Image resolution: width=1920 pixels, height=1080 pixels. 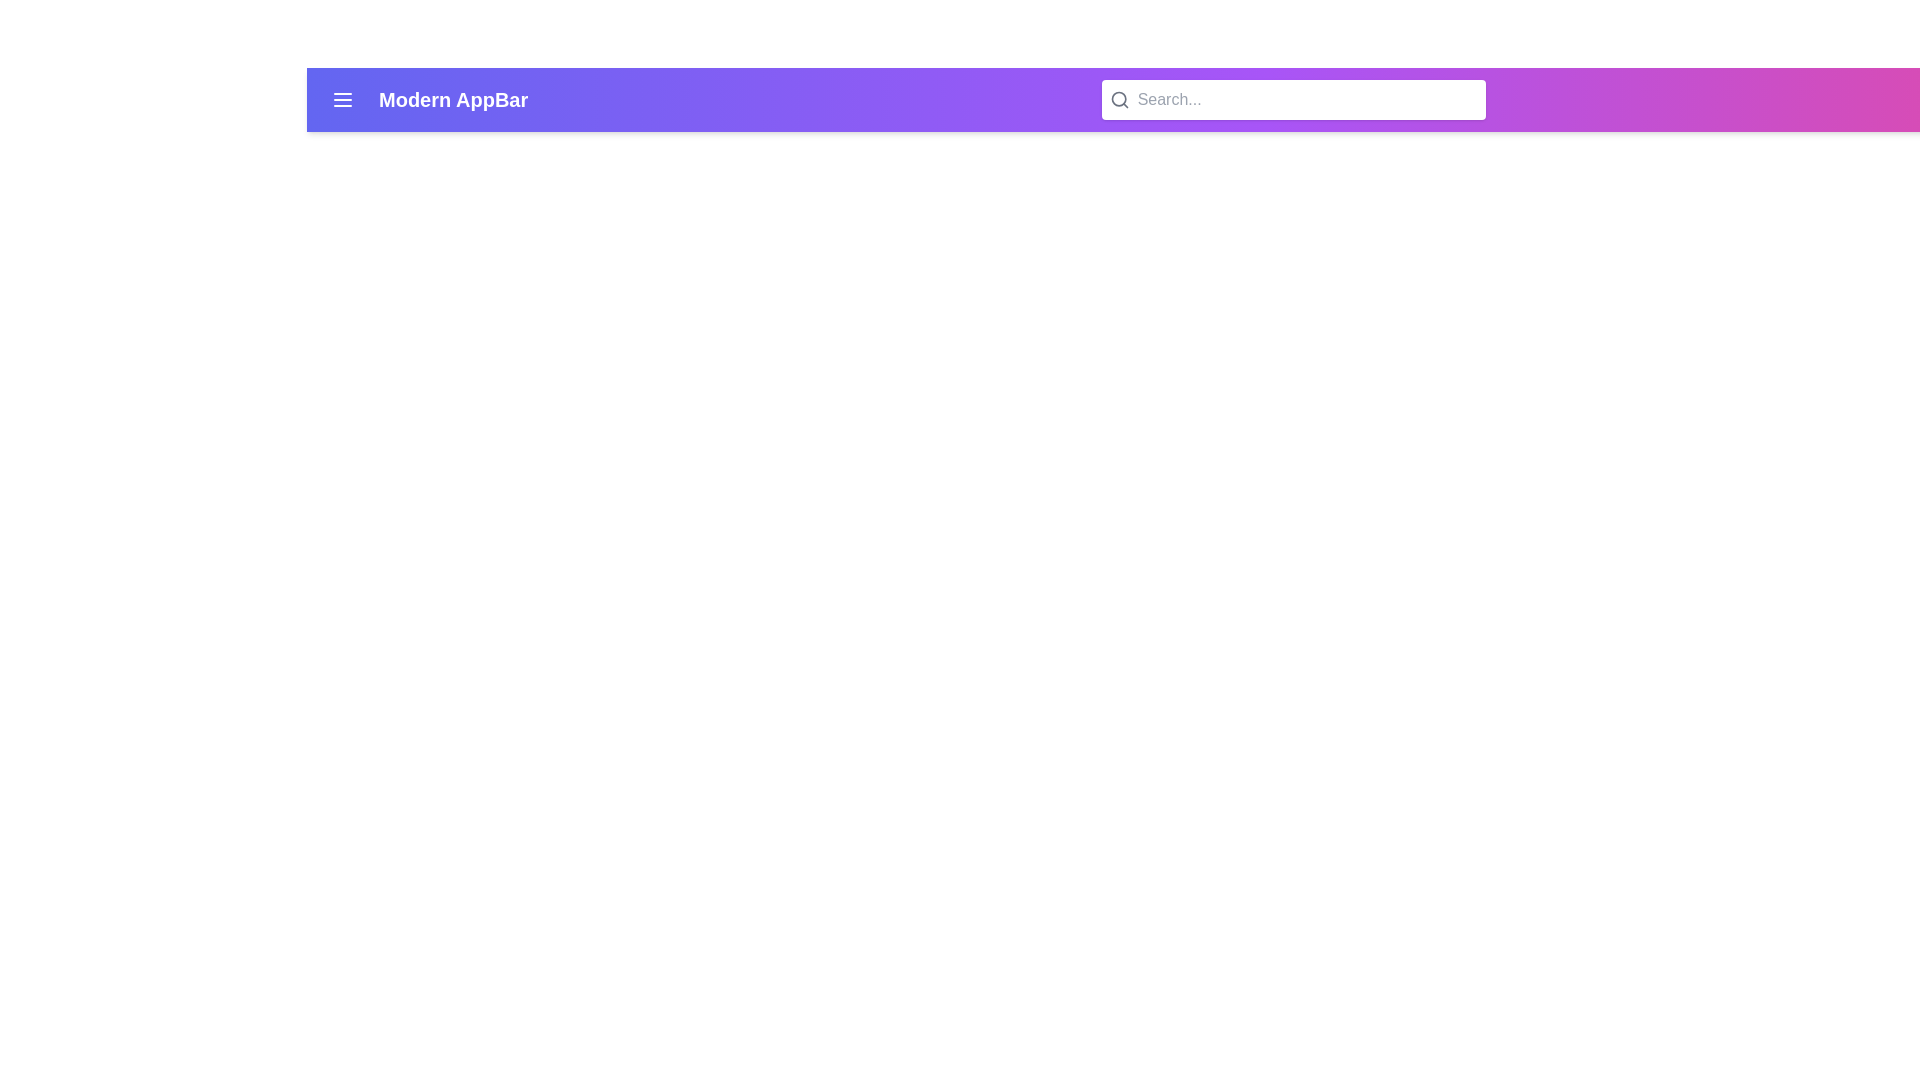 I want to click on visible text from the text label displaying 'Modern AppBar', which is styled with a large bold font in white color and located on a gradient purple navigation bar, so click(x=452, y=100).